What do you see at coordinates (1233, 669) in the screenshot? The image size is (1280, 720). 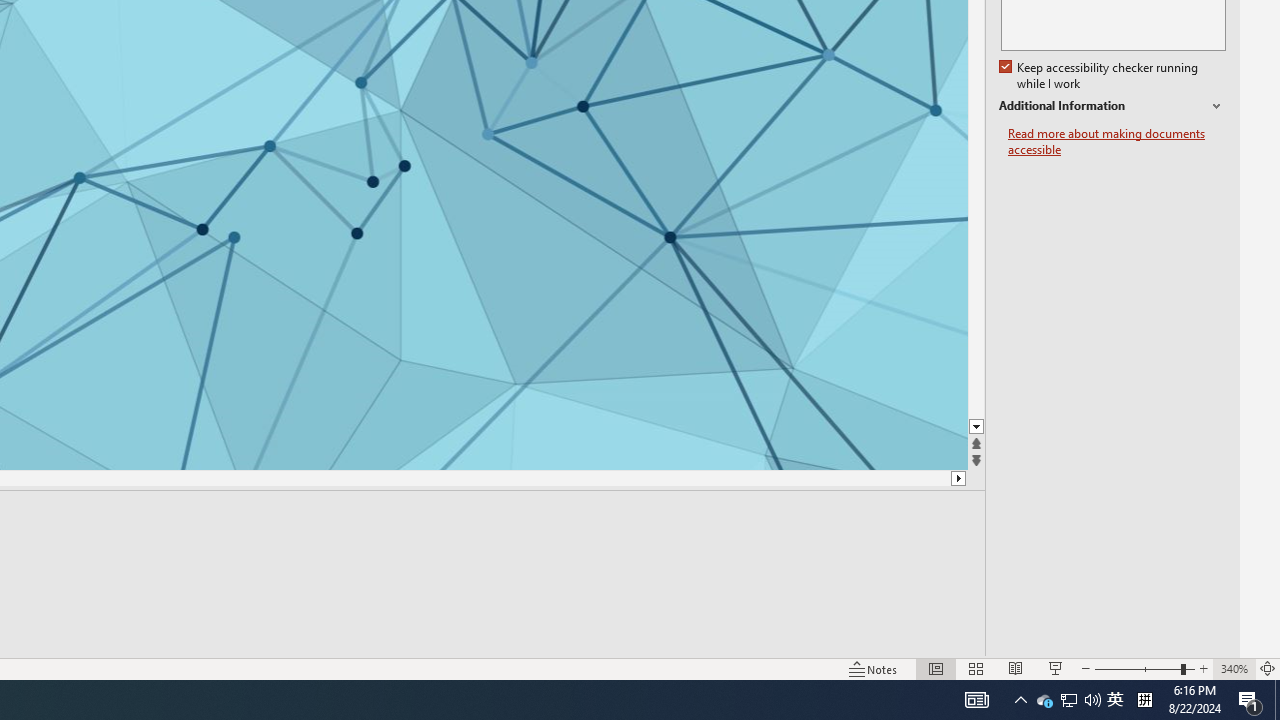 I see `'Zoom 340%'` at bounding box center [1233, 669].